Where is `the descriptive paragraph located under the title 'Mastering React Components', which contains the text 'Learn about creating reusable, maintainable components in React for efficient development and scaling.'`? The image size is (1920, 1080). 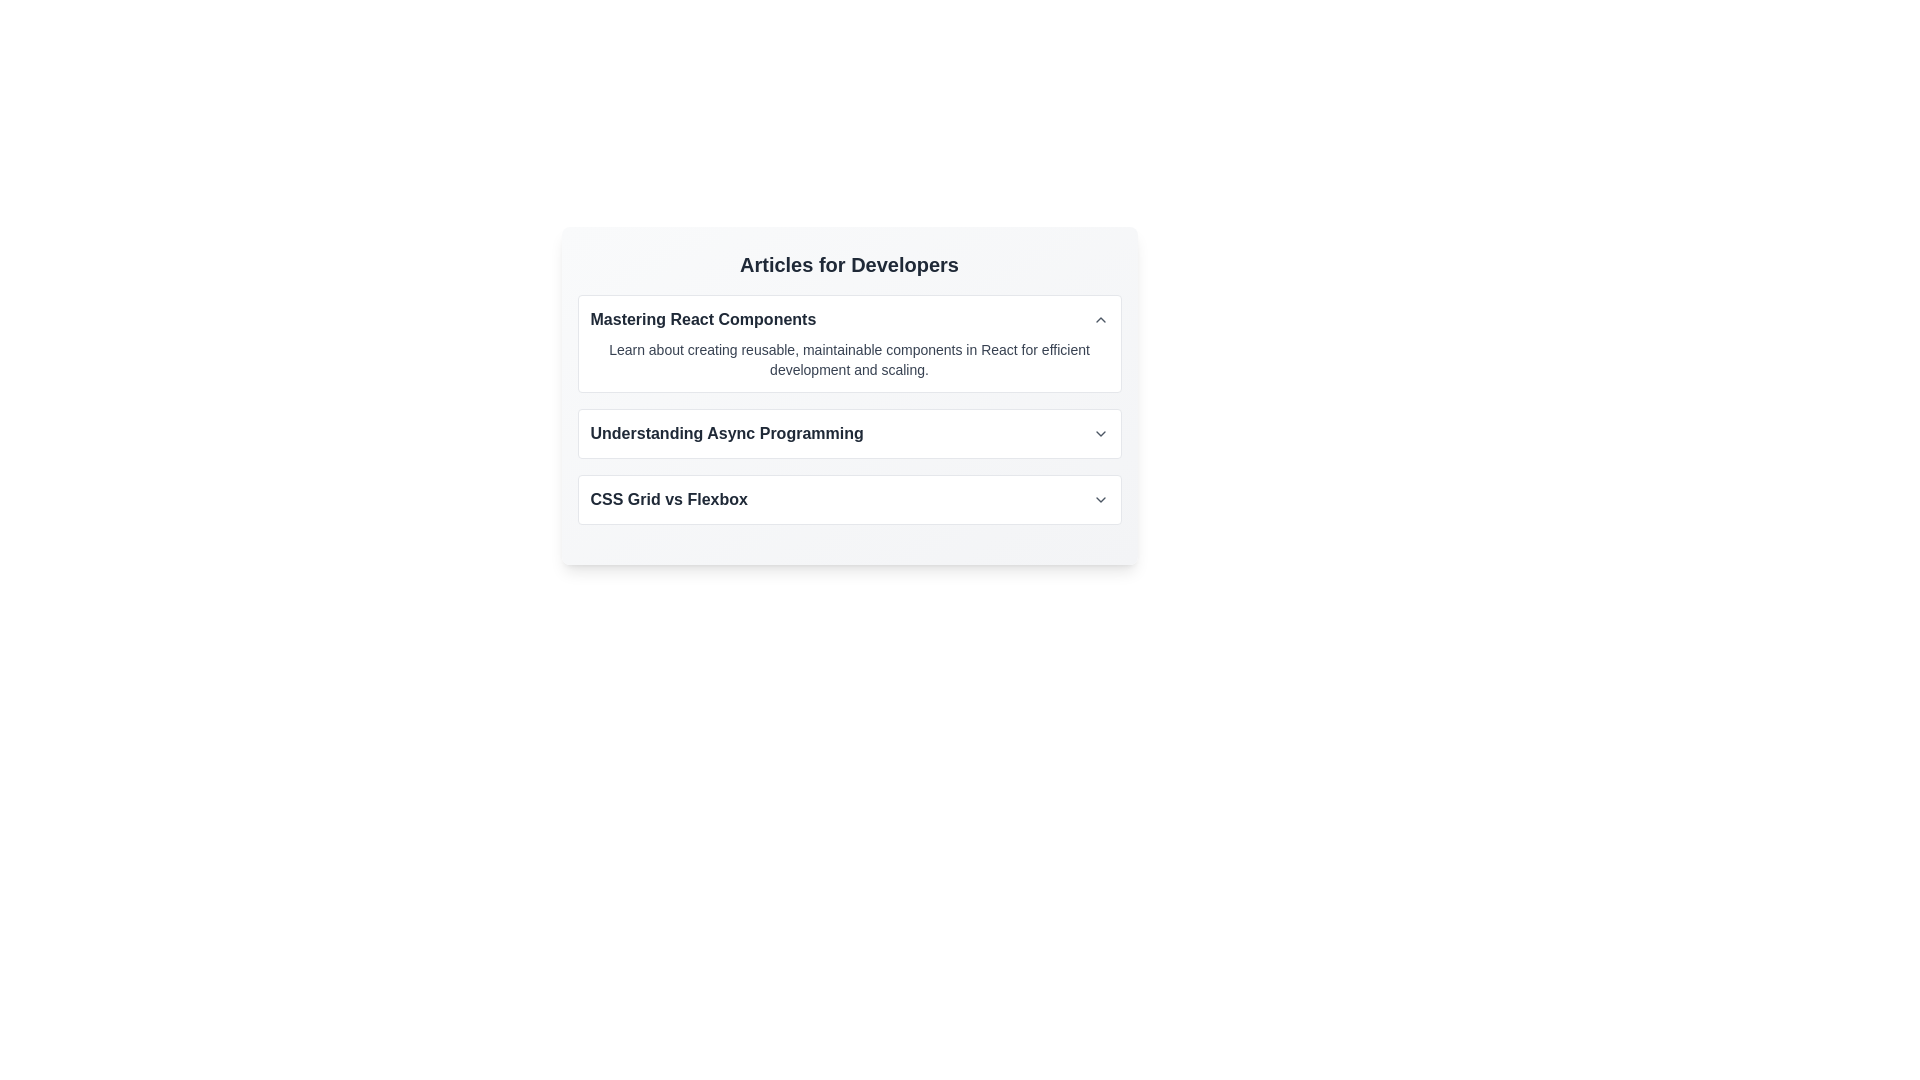
the descriptive paragraph located under the title 'Mastering React Components', which contains the text 'Learn about creating reusable, maintainable components in React for efficient development and scaling.' is located at coordinates (849, 358).